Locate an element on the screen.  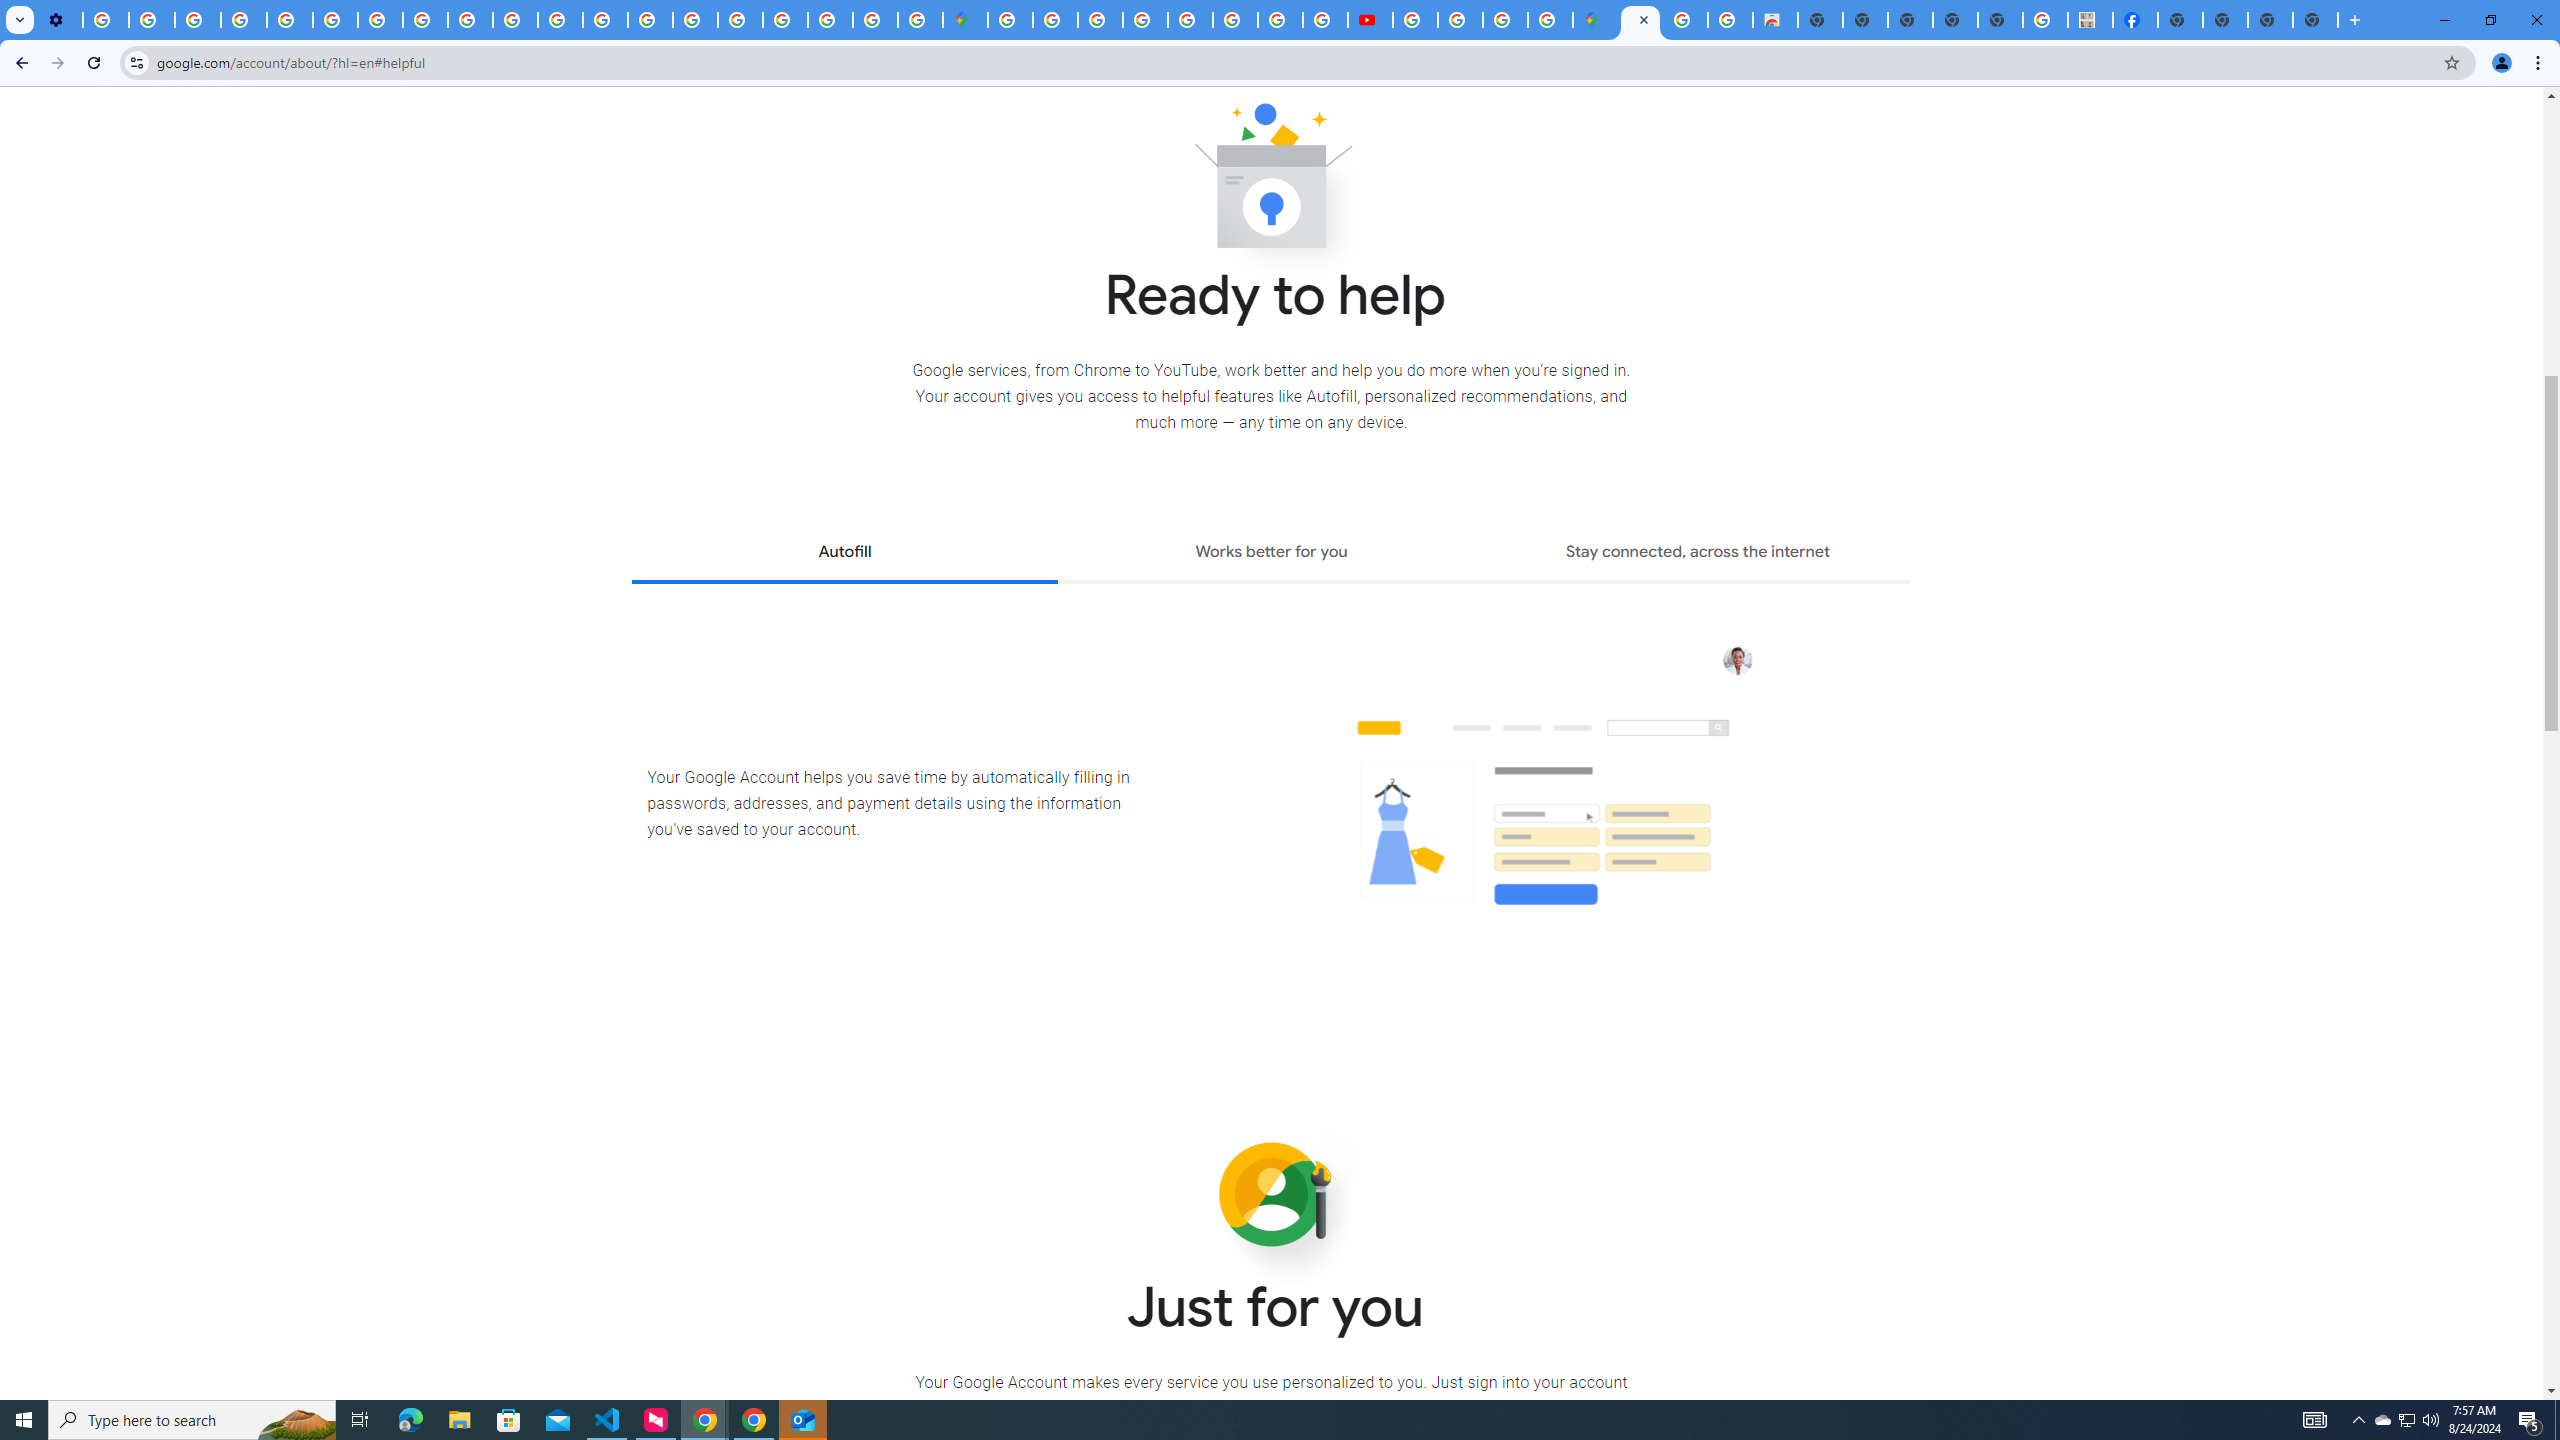
'Chrome Web Store - Shopping' is located at coordinates (1774, 19).